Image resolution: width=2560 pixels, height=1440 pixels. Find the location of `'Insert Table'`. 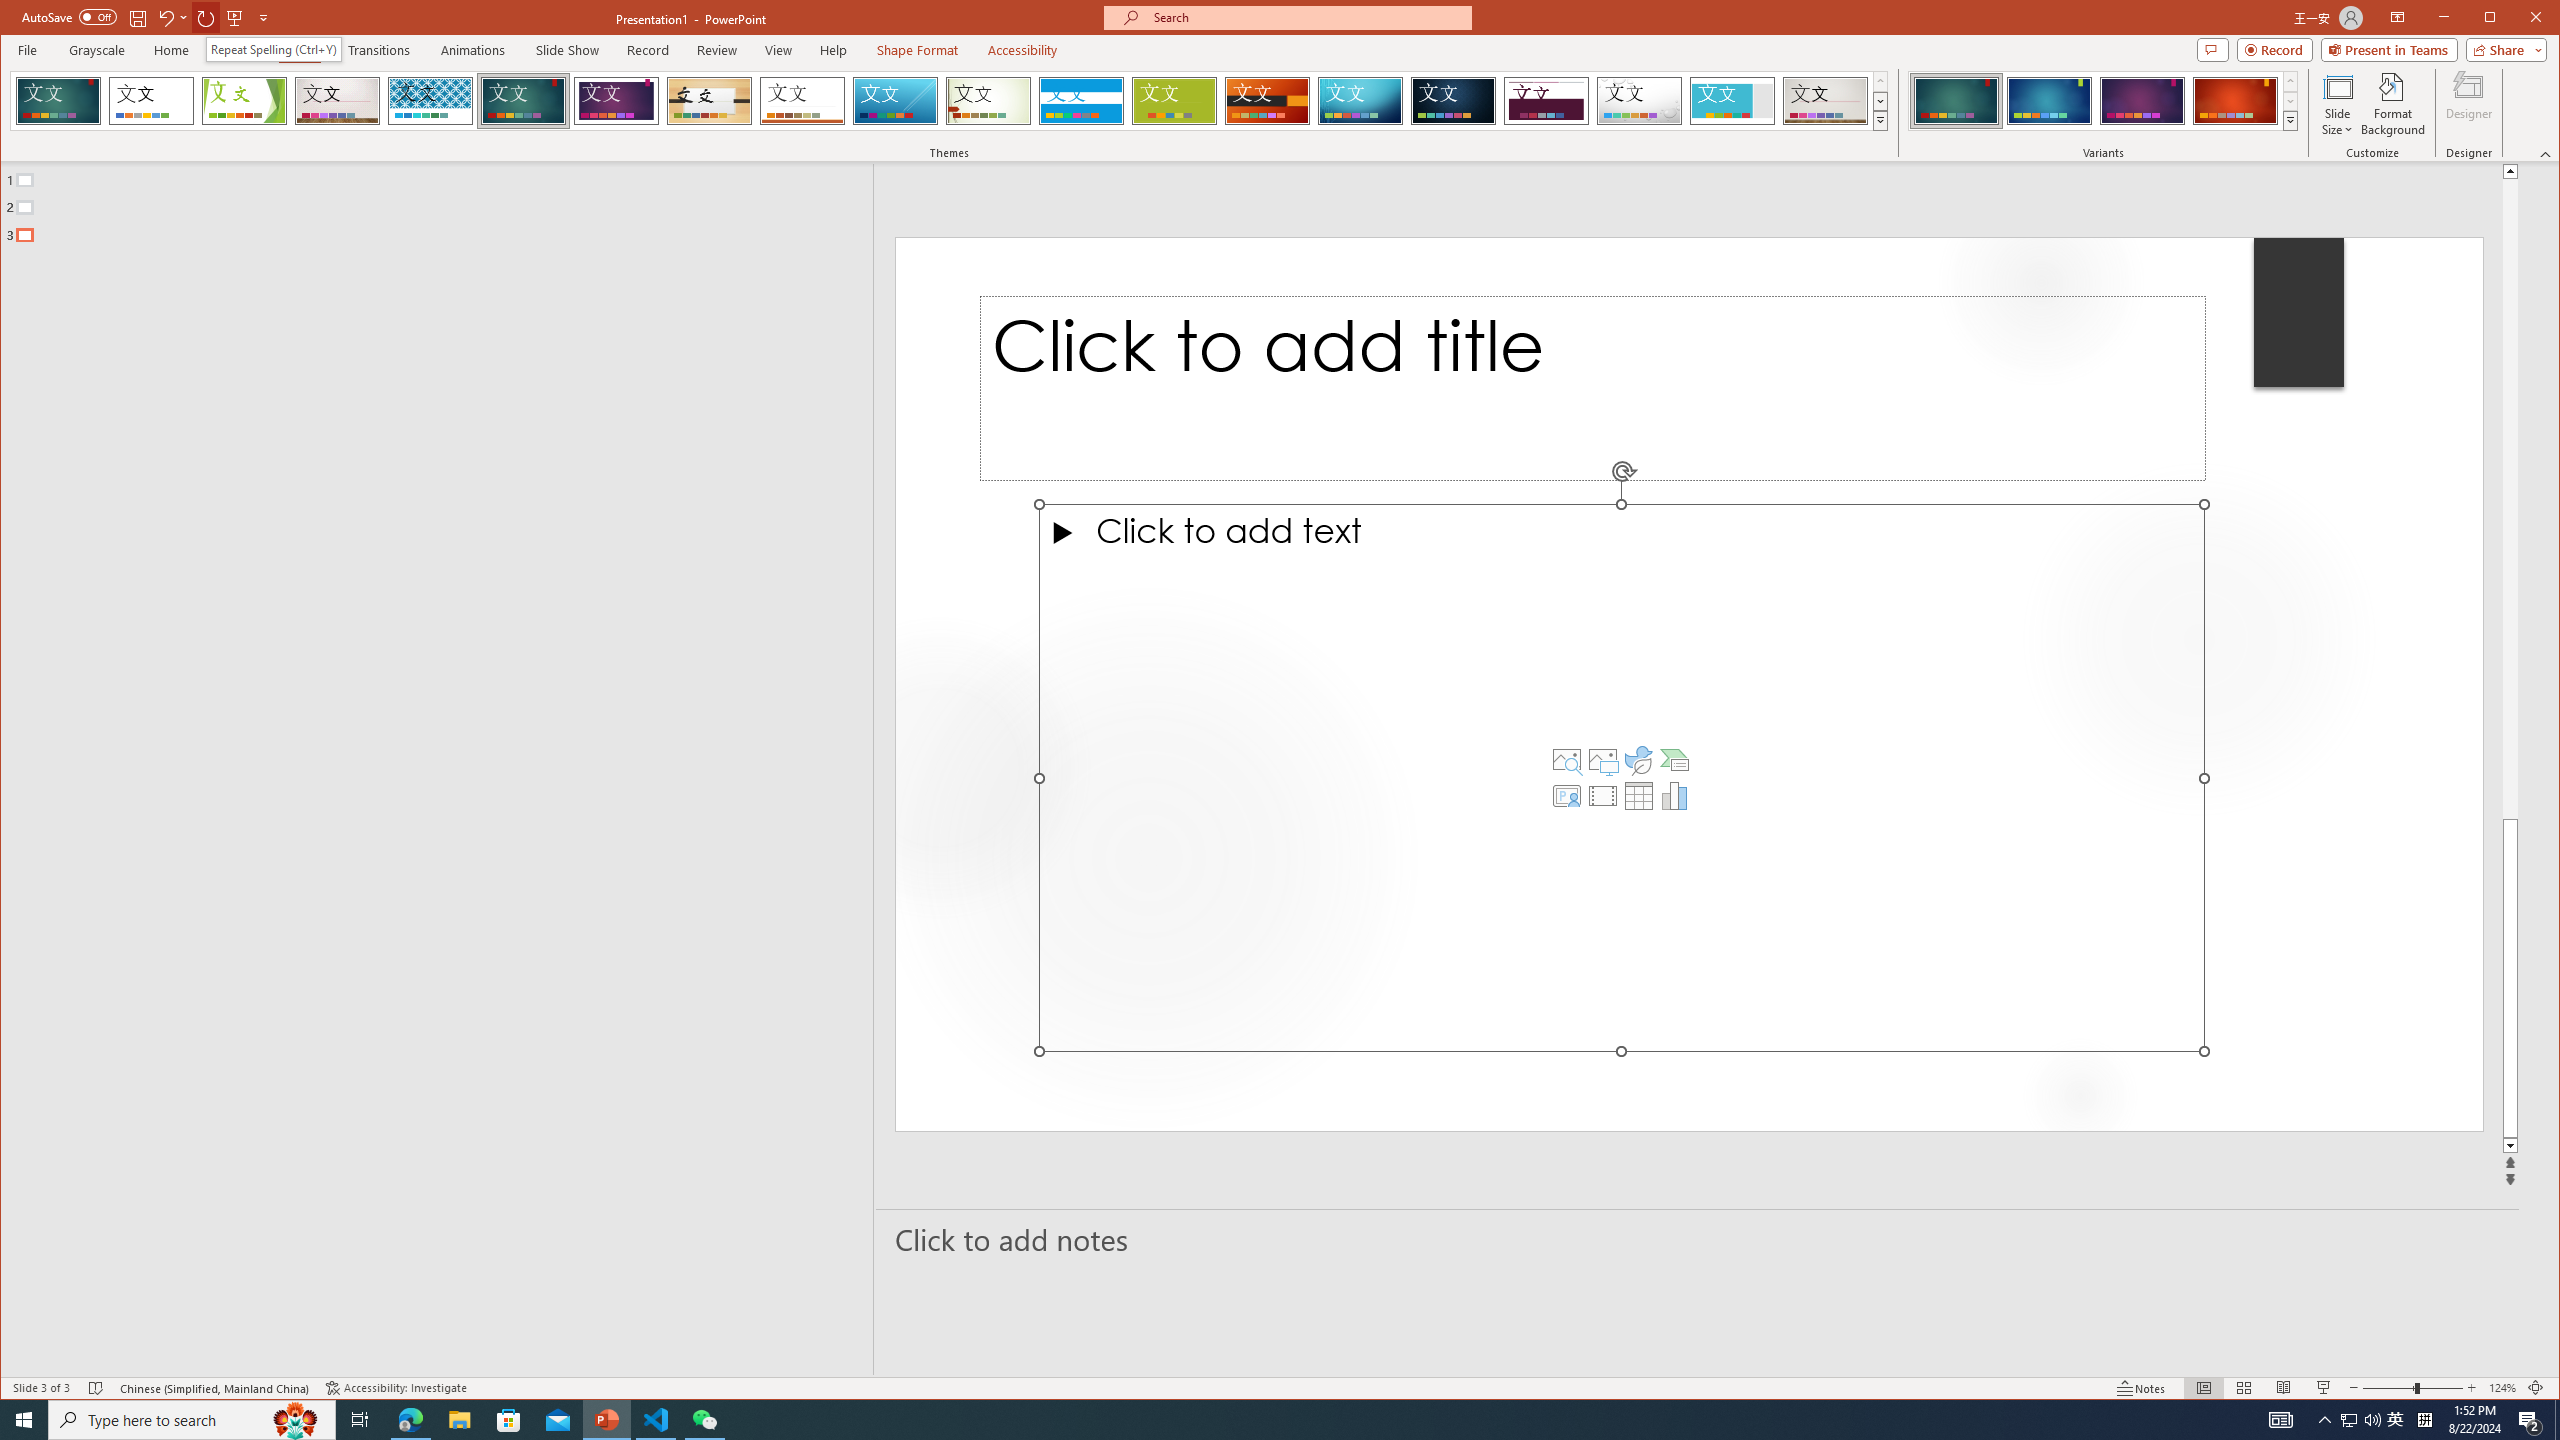

'Insert Table' is located at coordinates (1638, 796).